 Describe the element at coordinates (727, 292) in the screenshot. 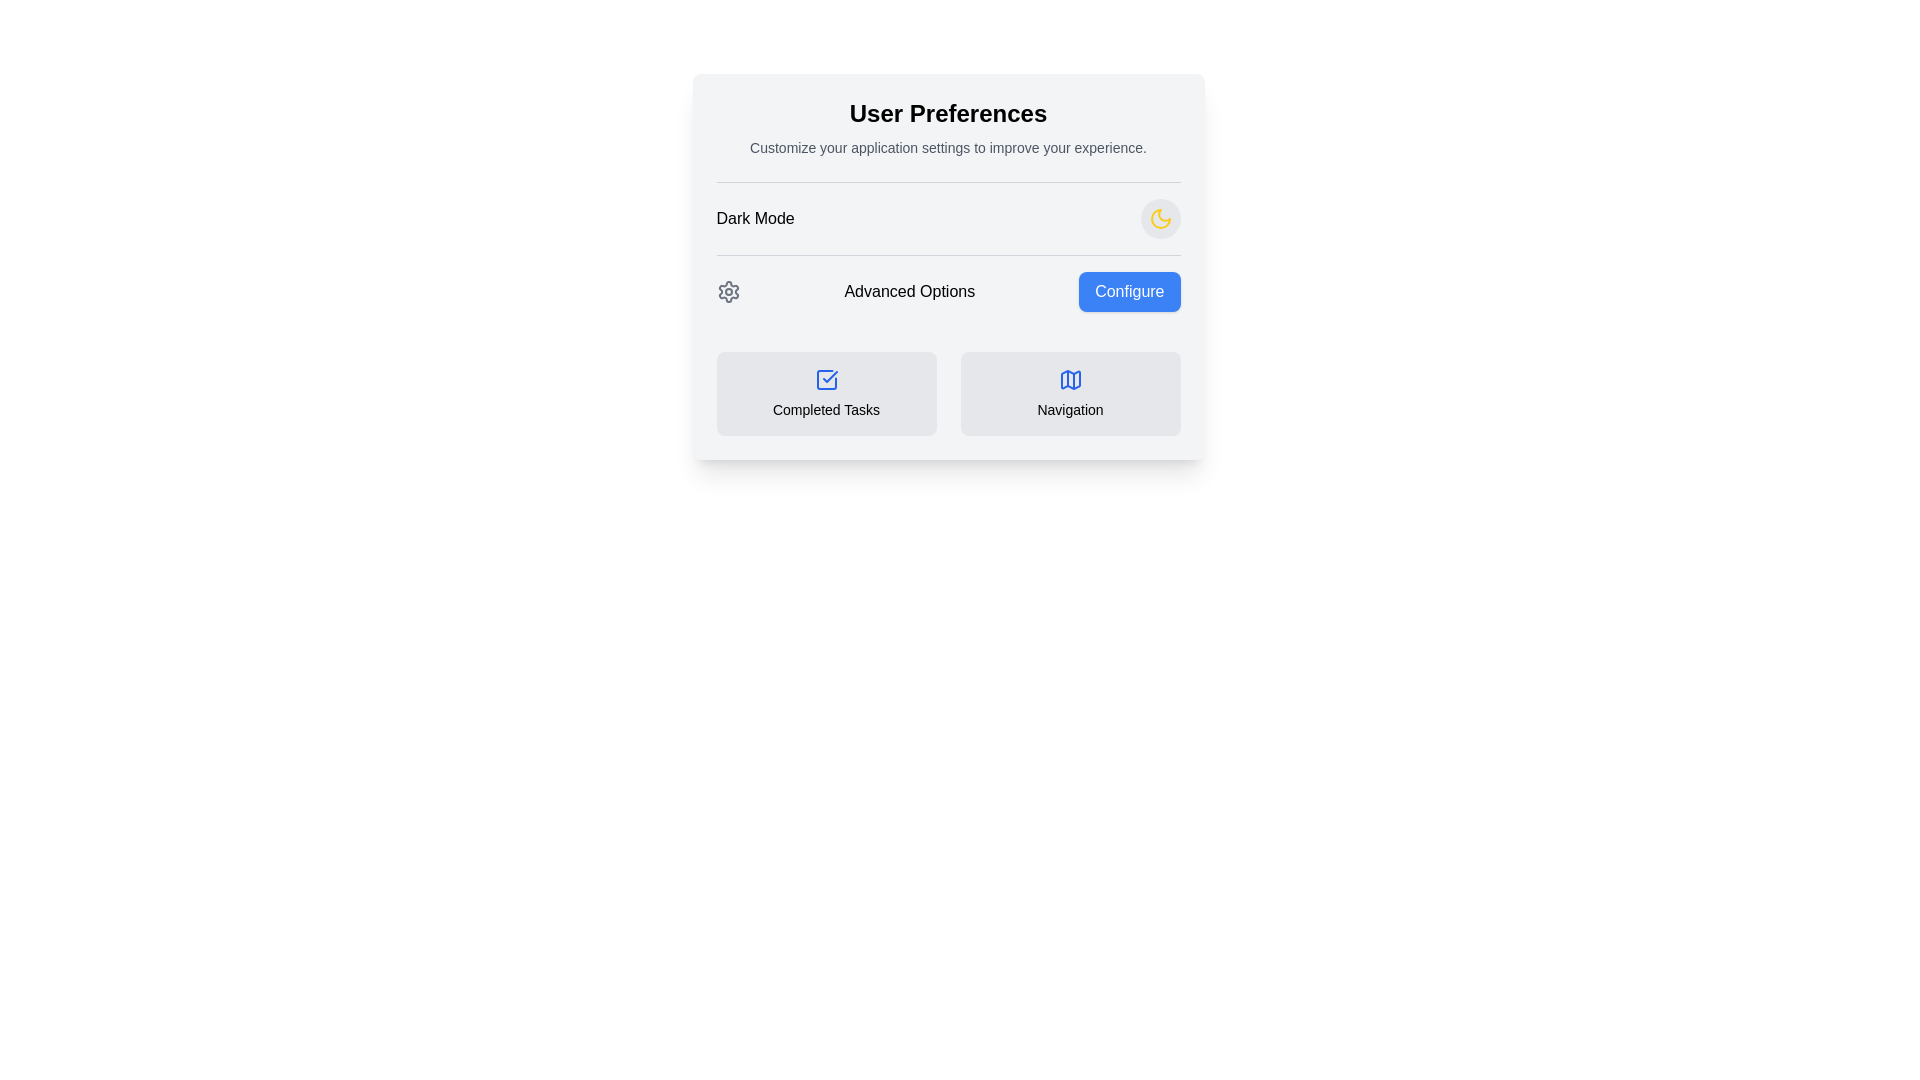

I see `the gear icon representing settings, located next to the 'Advanced Options' label` at that location.